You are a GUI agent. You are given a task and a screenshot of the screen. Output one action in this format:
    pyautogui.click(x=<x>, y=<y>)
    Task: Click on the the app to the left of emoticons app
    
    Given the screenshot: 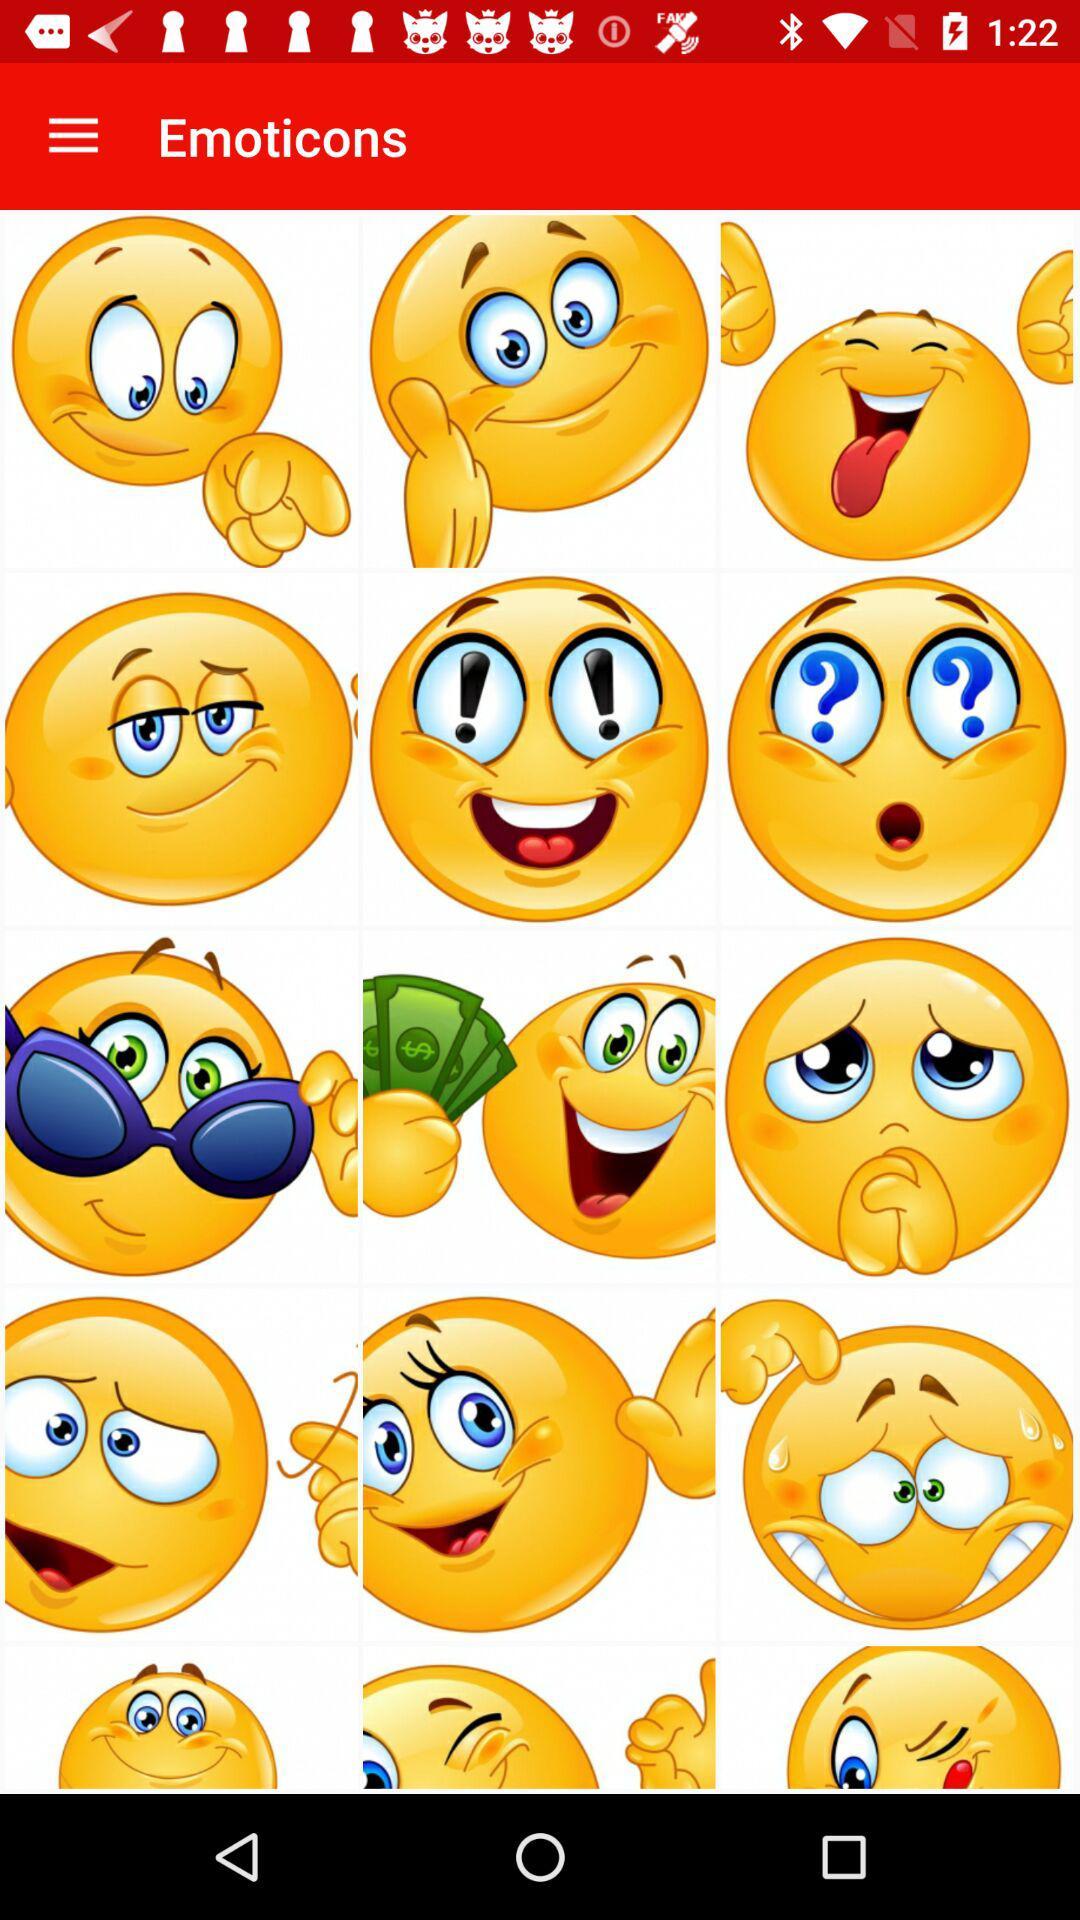 What is the action you would take?
    pyautogui.click(x=72, y=135)
    